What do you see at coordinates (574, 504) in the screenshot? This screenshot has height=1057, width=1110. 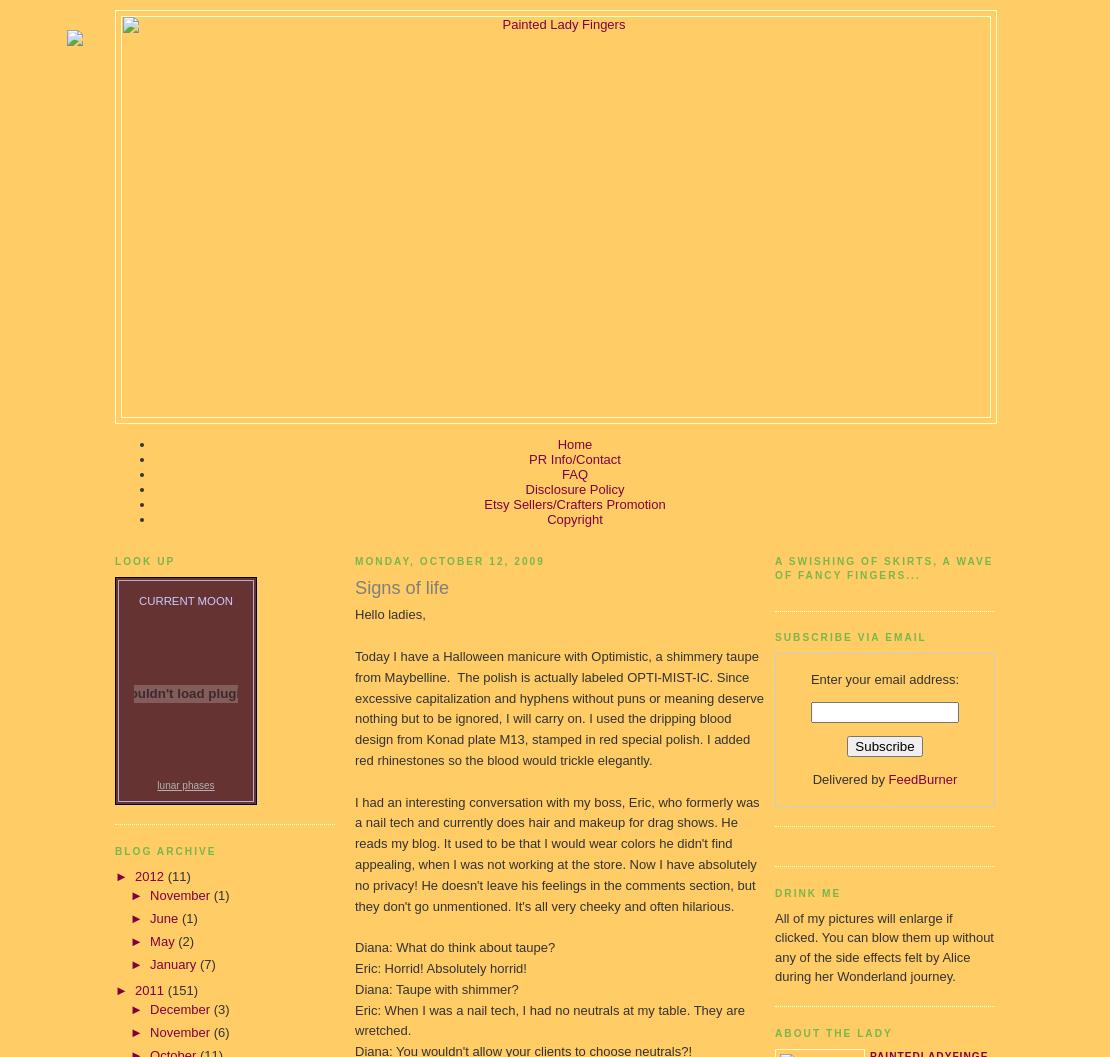 I see `'Etsy Sellers/Crafters Promotion'` at bounding box center [574, 504].